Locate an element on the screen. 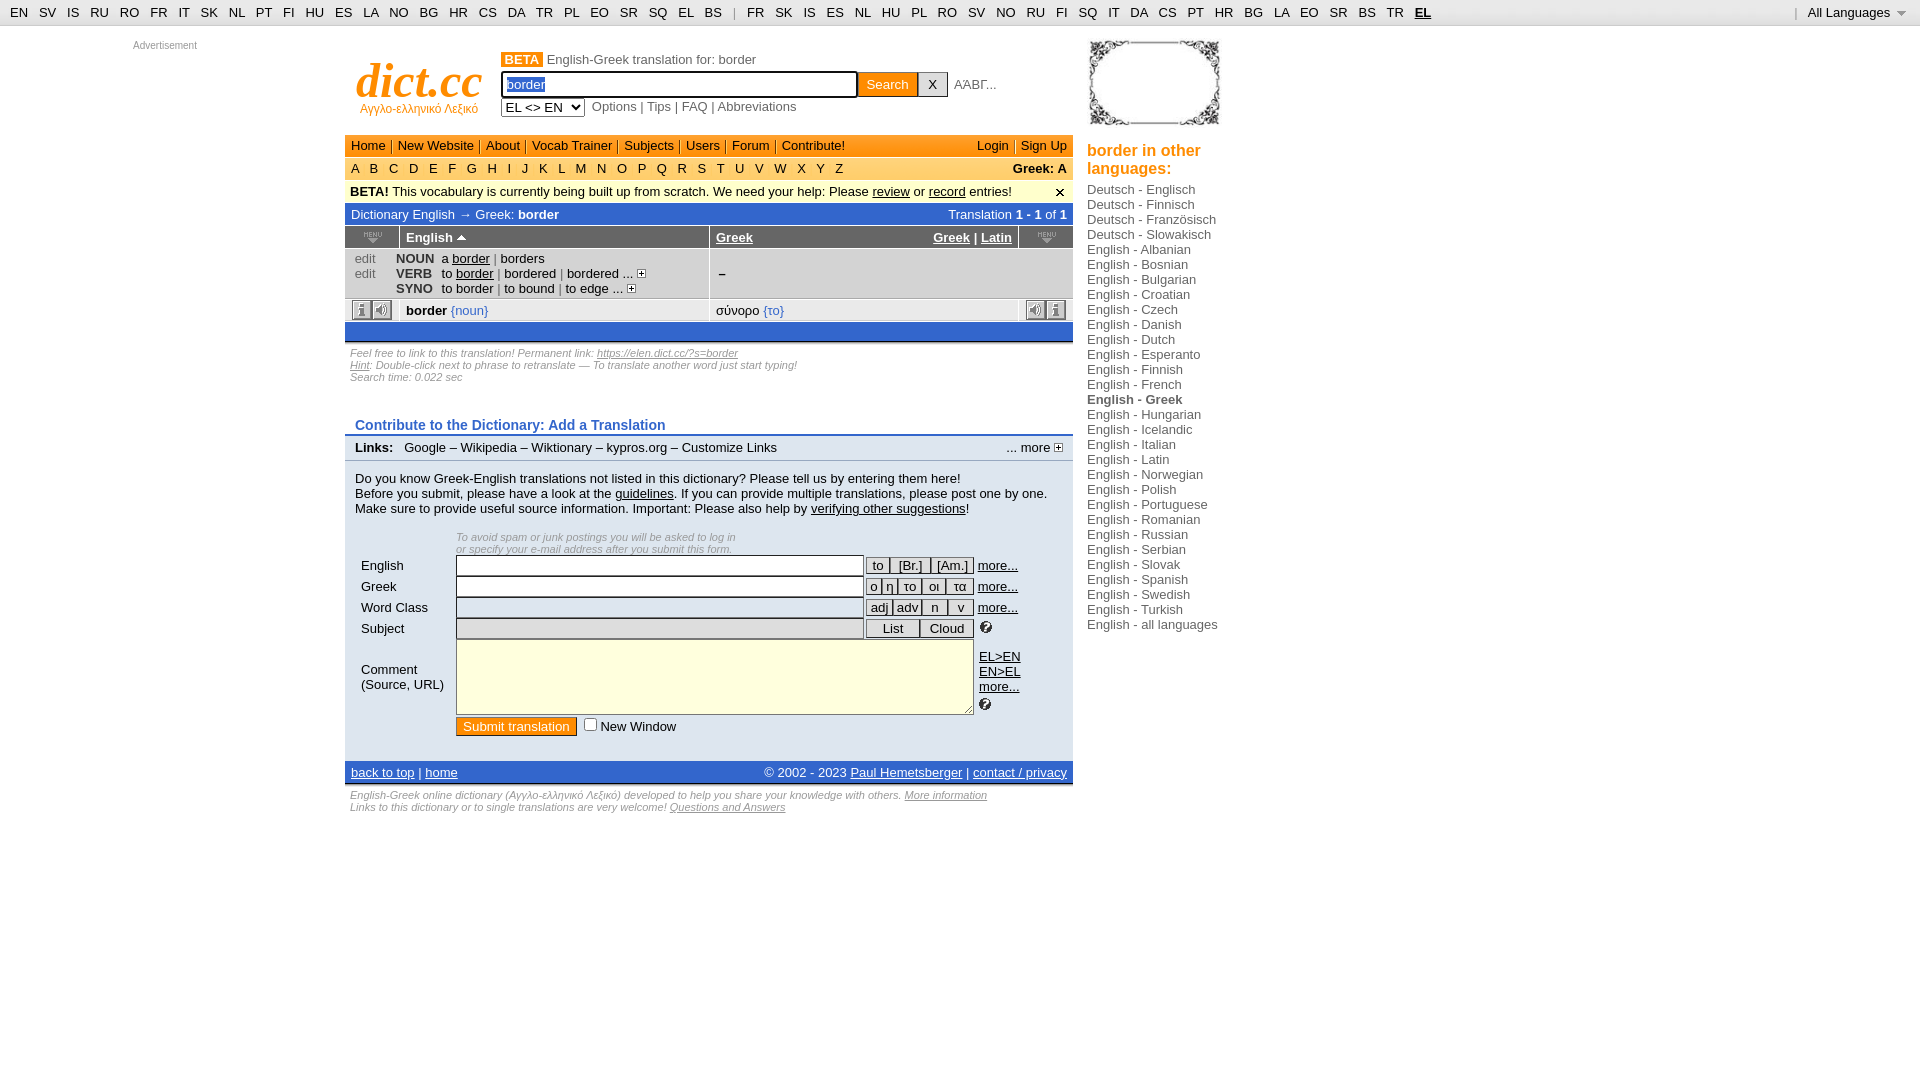 Image resolution: width=1920 pixels, height=1080 pixels. 'Questions and Answers' is located at coordinates (727, 805).